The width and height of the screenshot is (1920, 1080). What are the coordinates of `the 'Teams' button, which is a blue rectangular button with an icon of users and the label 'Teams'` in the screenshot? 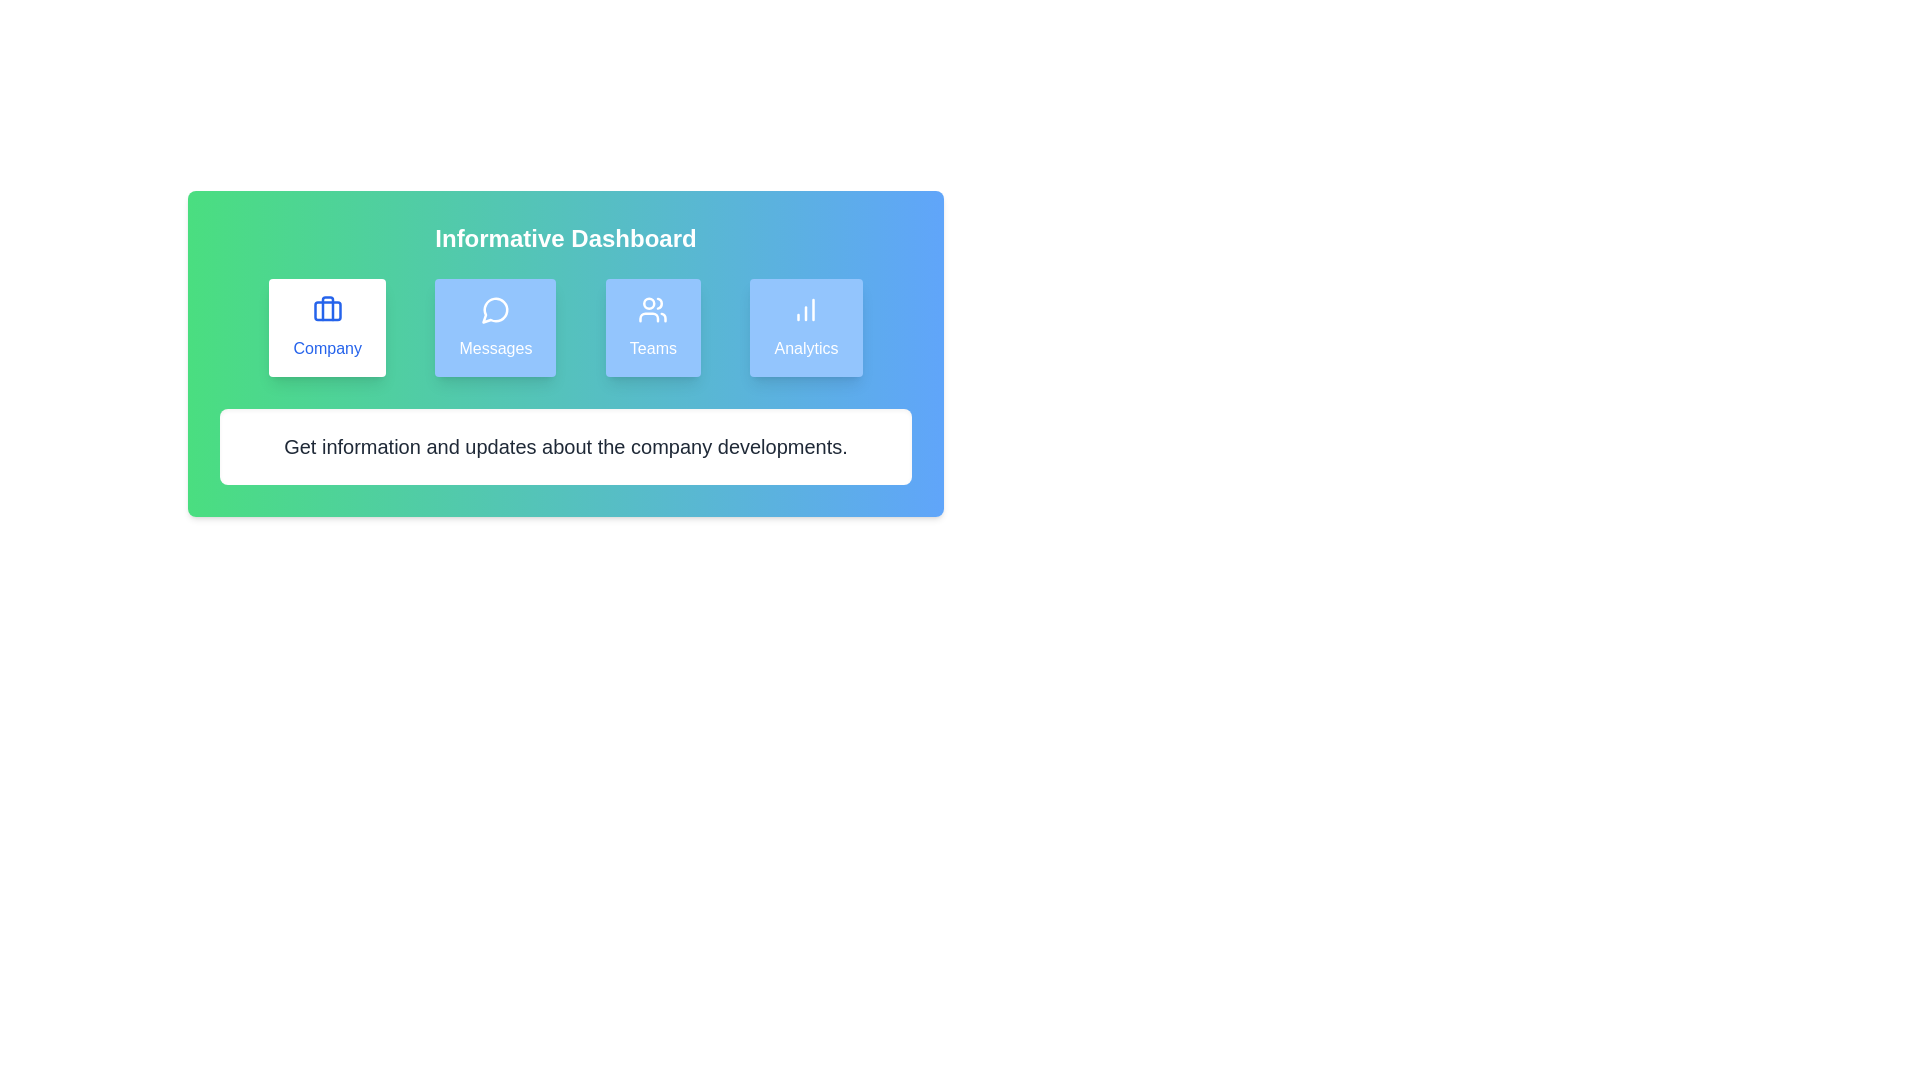 It's located at (653, 326).